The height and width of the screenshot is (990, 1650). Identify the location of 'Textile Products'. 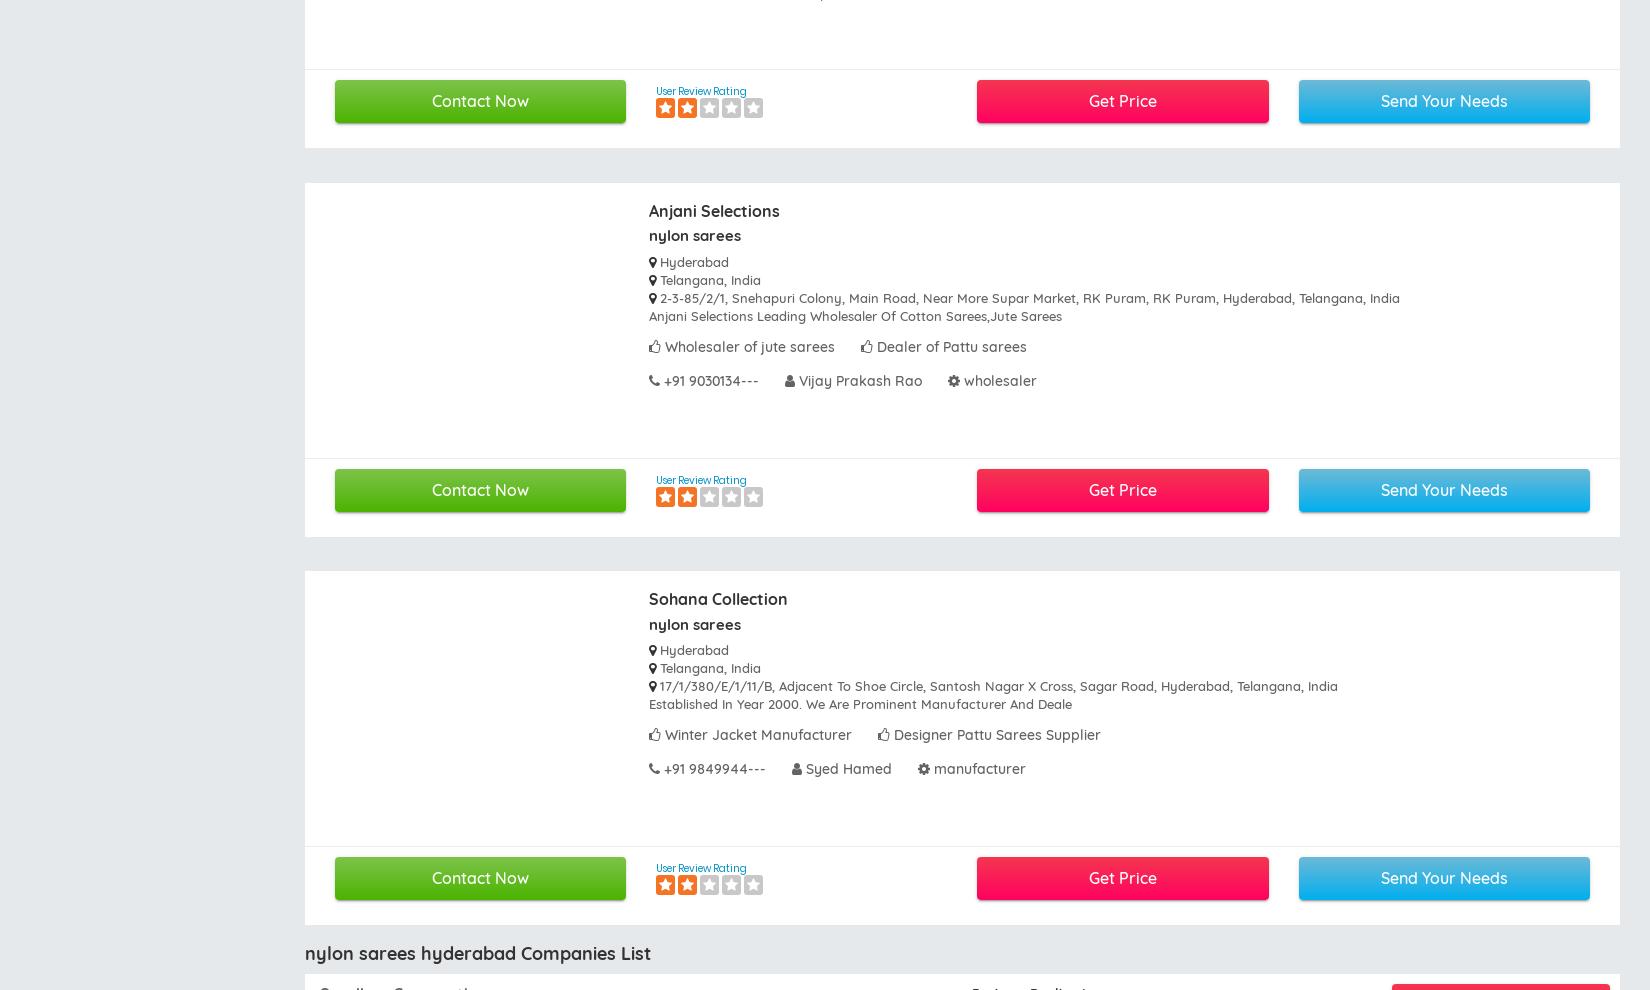
(1212, 676).